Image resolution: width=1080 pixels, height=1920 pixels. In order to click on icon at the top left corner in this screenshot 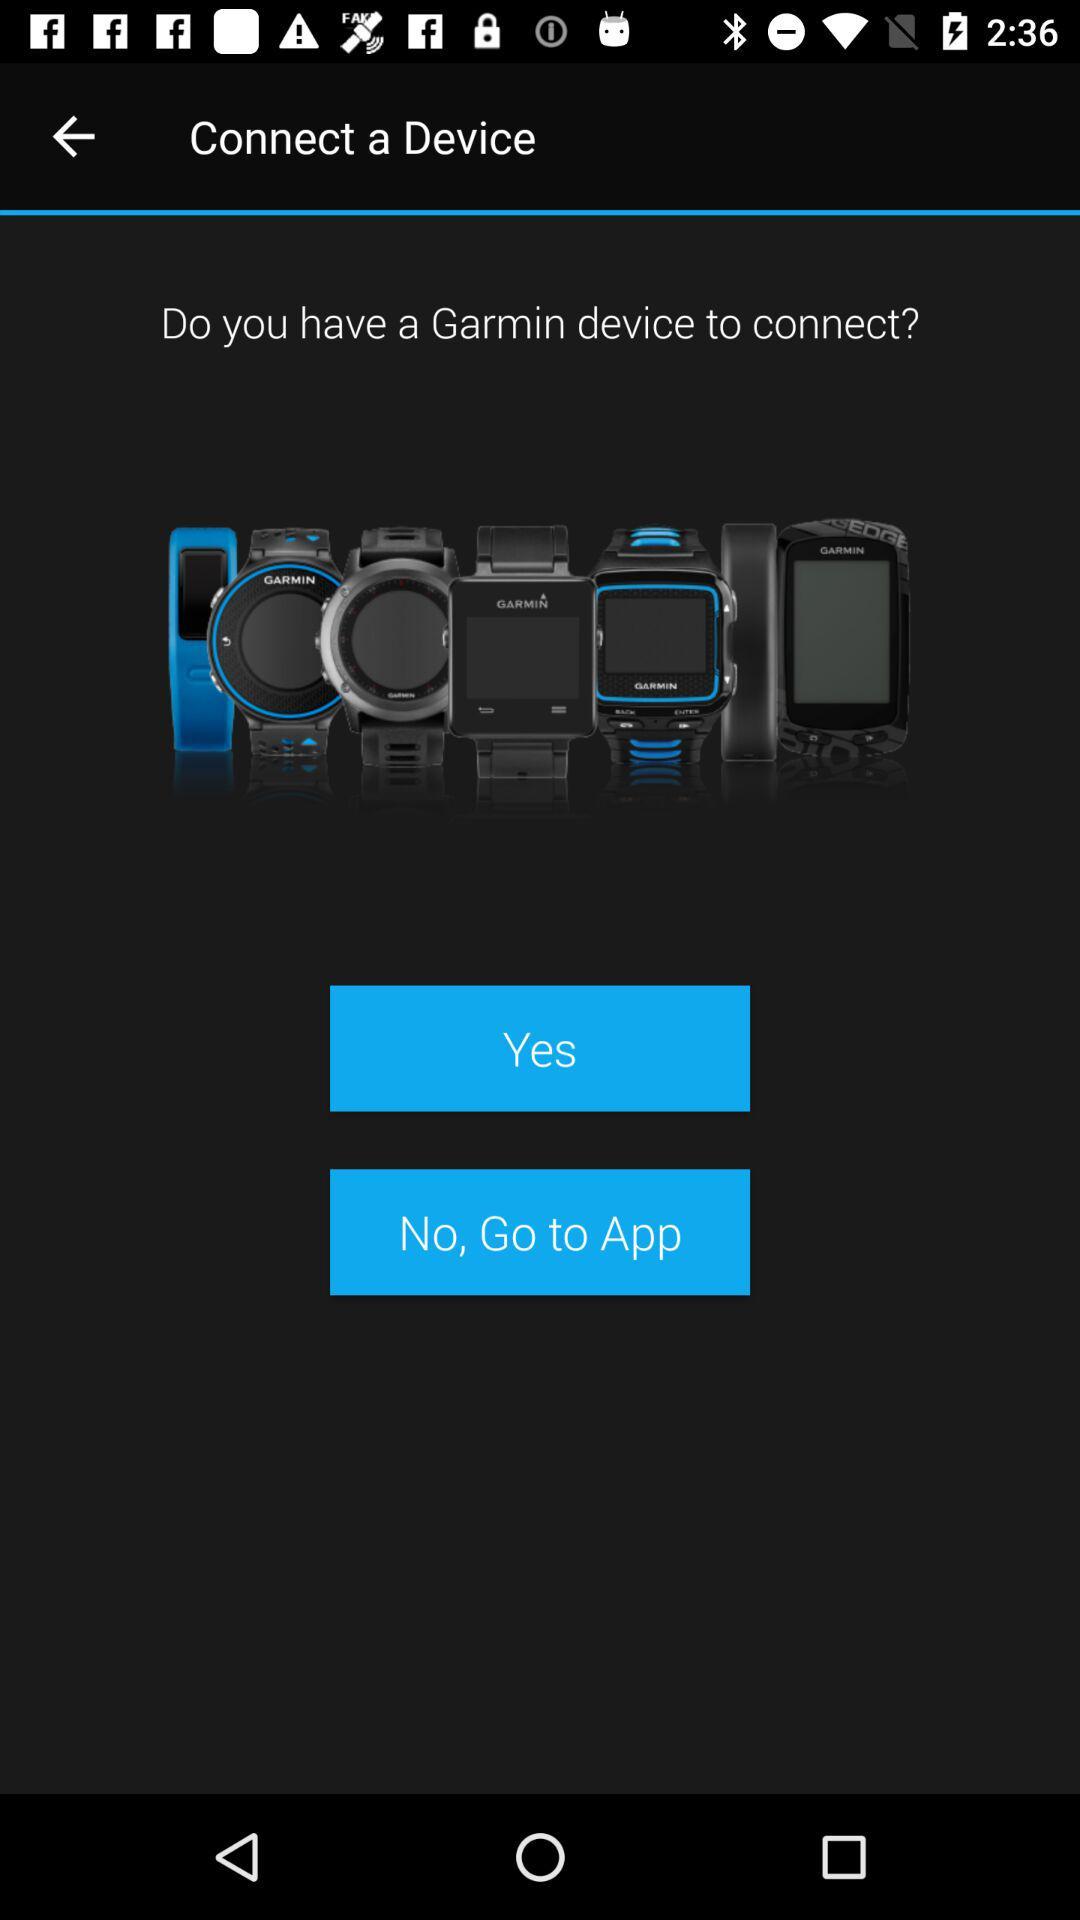, I will do `click(72, 135)`.